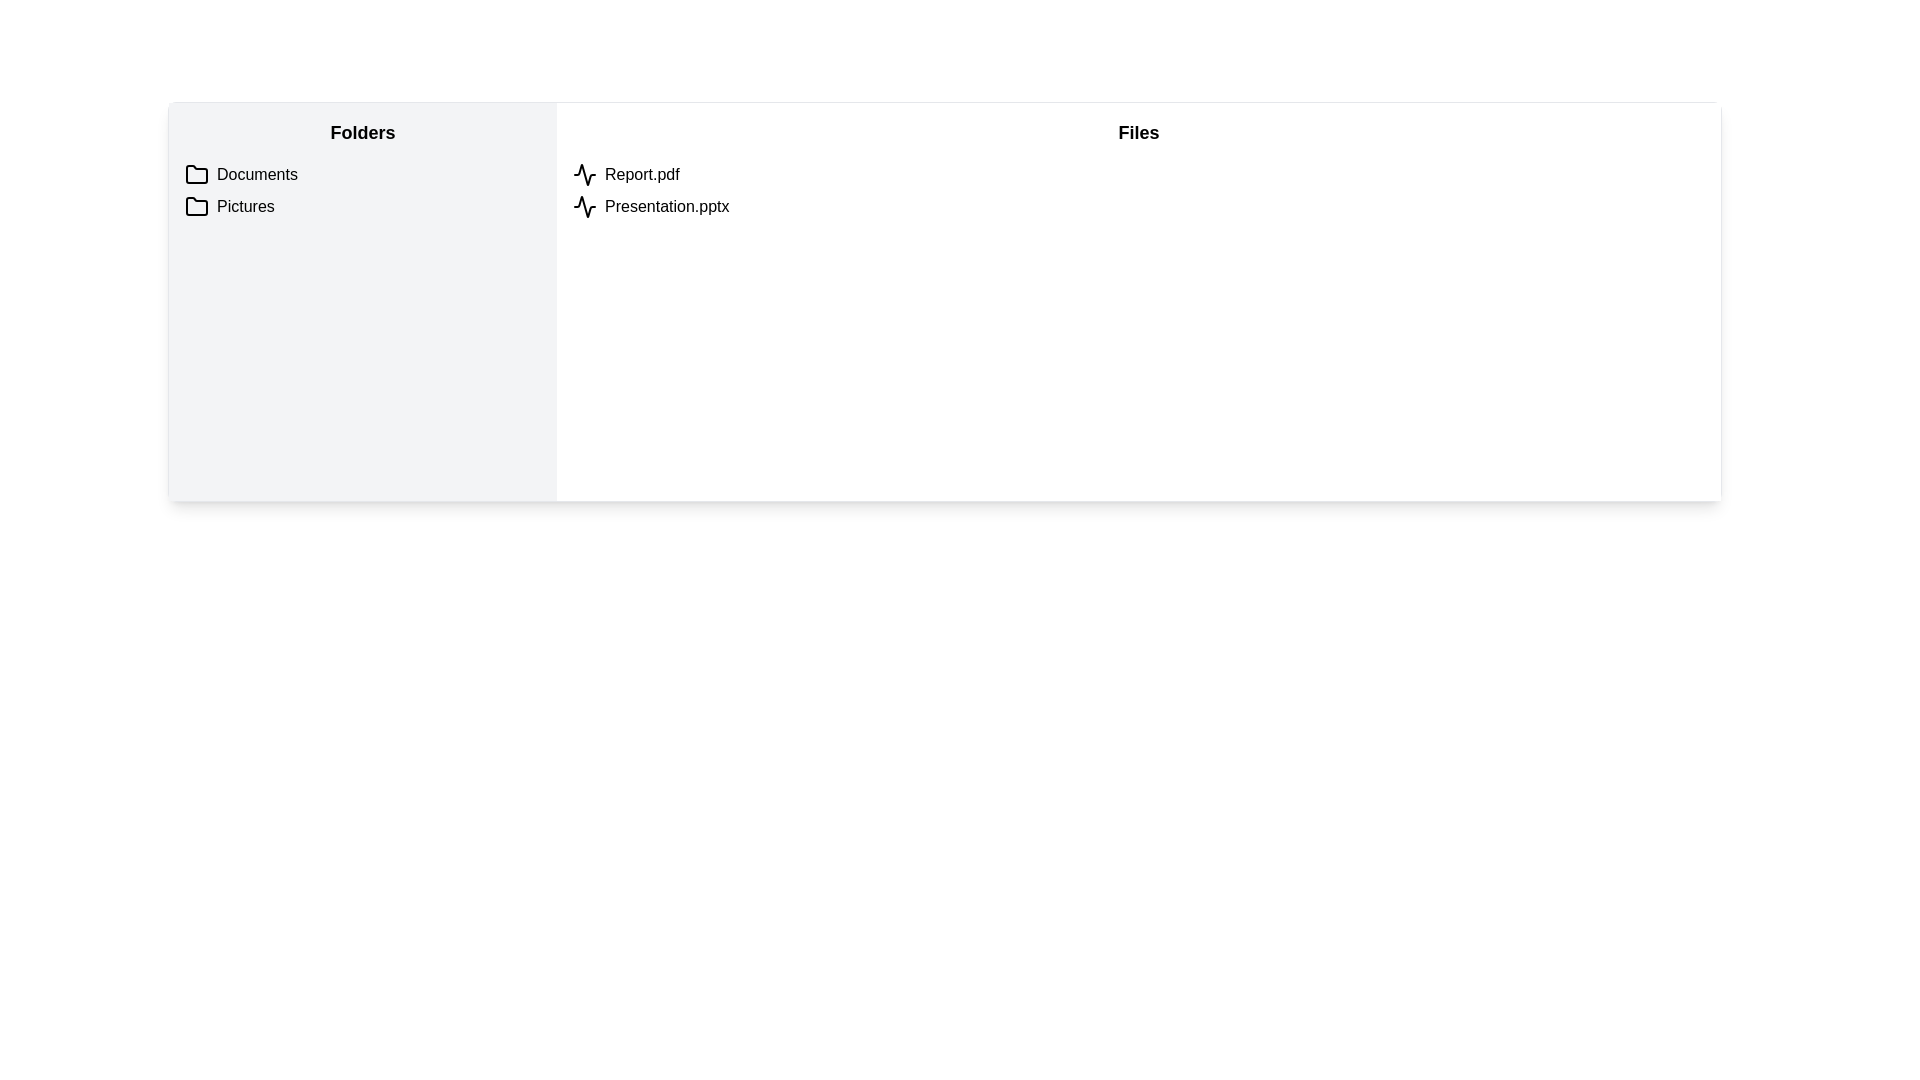 The width and height of the screenshot is (1920, 1080). I want to click on the second folder icon under the 'Folders' section which symbolizes the 'Pictures' folder, so click(196, 206).